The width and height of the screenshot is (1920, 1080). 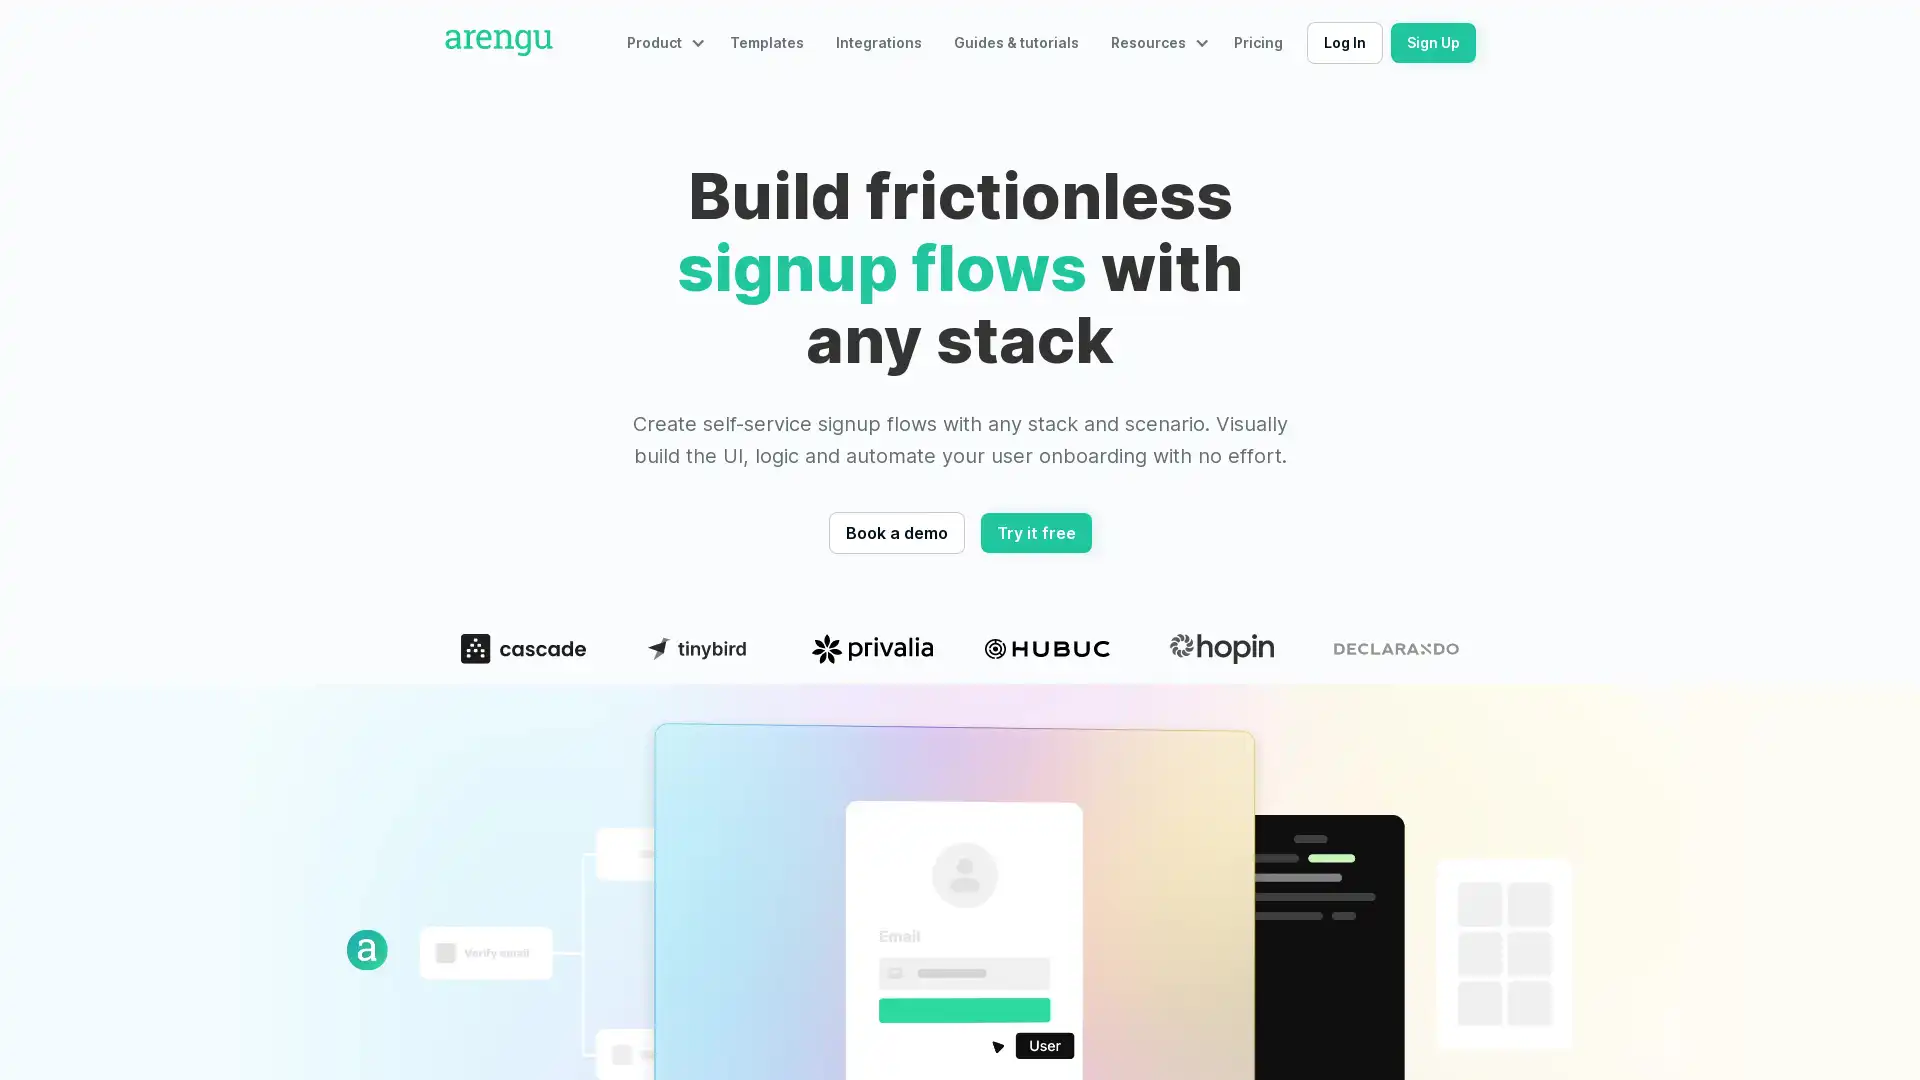 What do you see at coordinates (207, 1024) in the screenshot?
I see `dismiss cookie message` at bounding box center [207, 1024].